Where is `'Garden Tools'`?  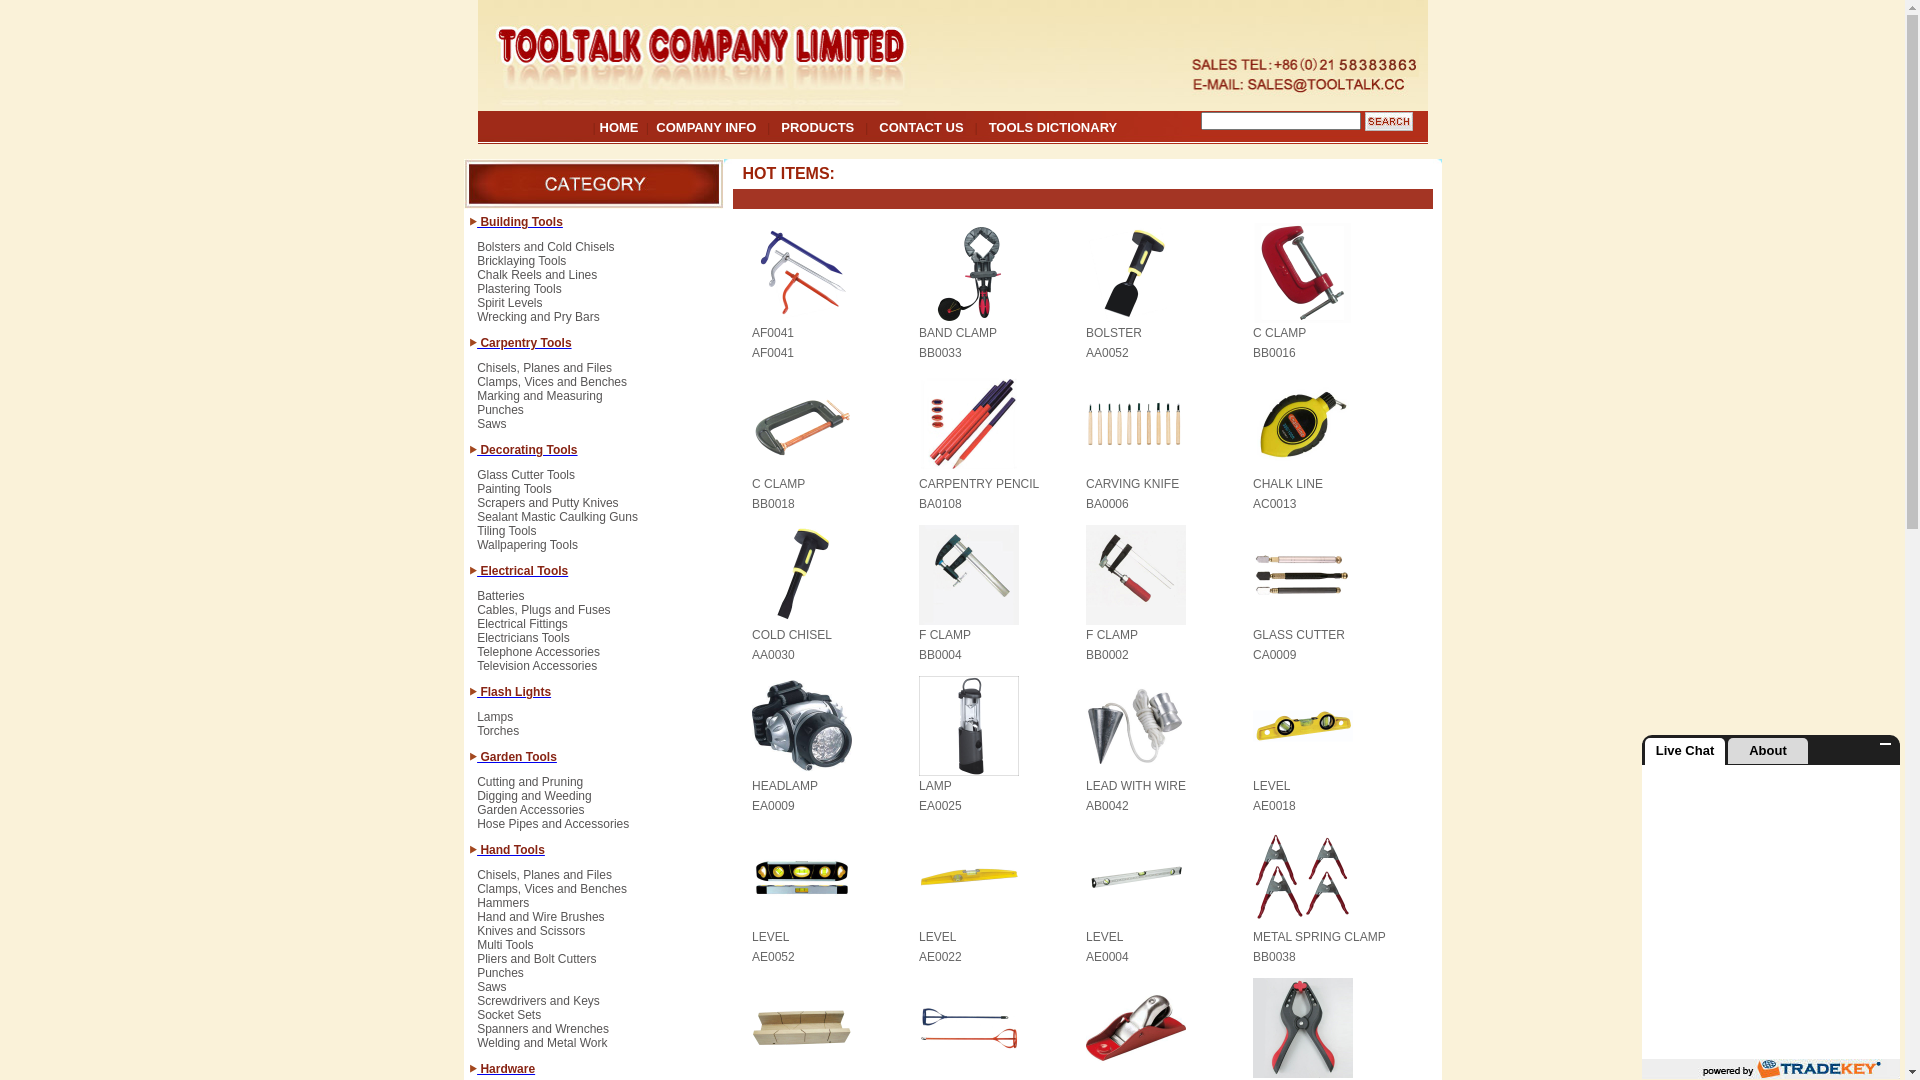
'Garden Tools' is located at coordinates (517, 756).